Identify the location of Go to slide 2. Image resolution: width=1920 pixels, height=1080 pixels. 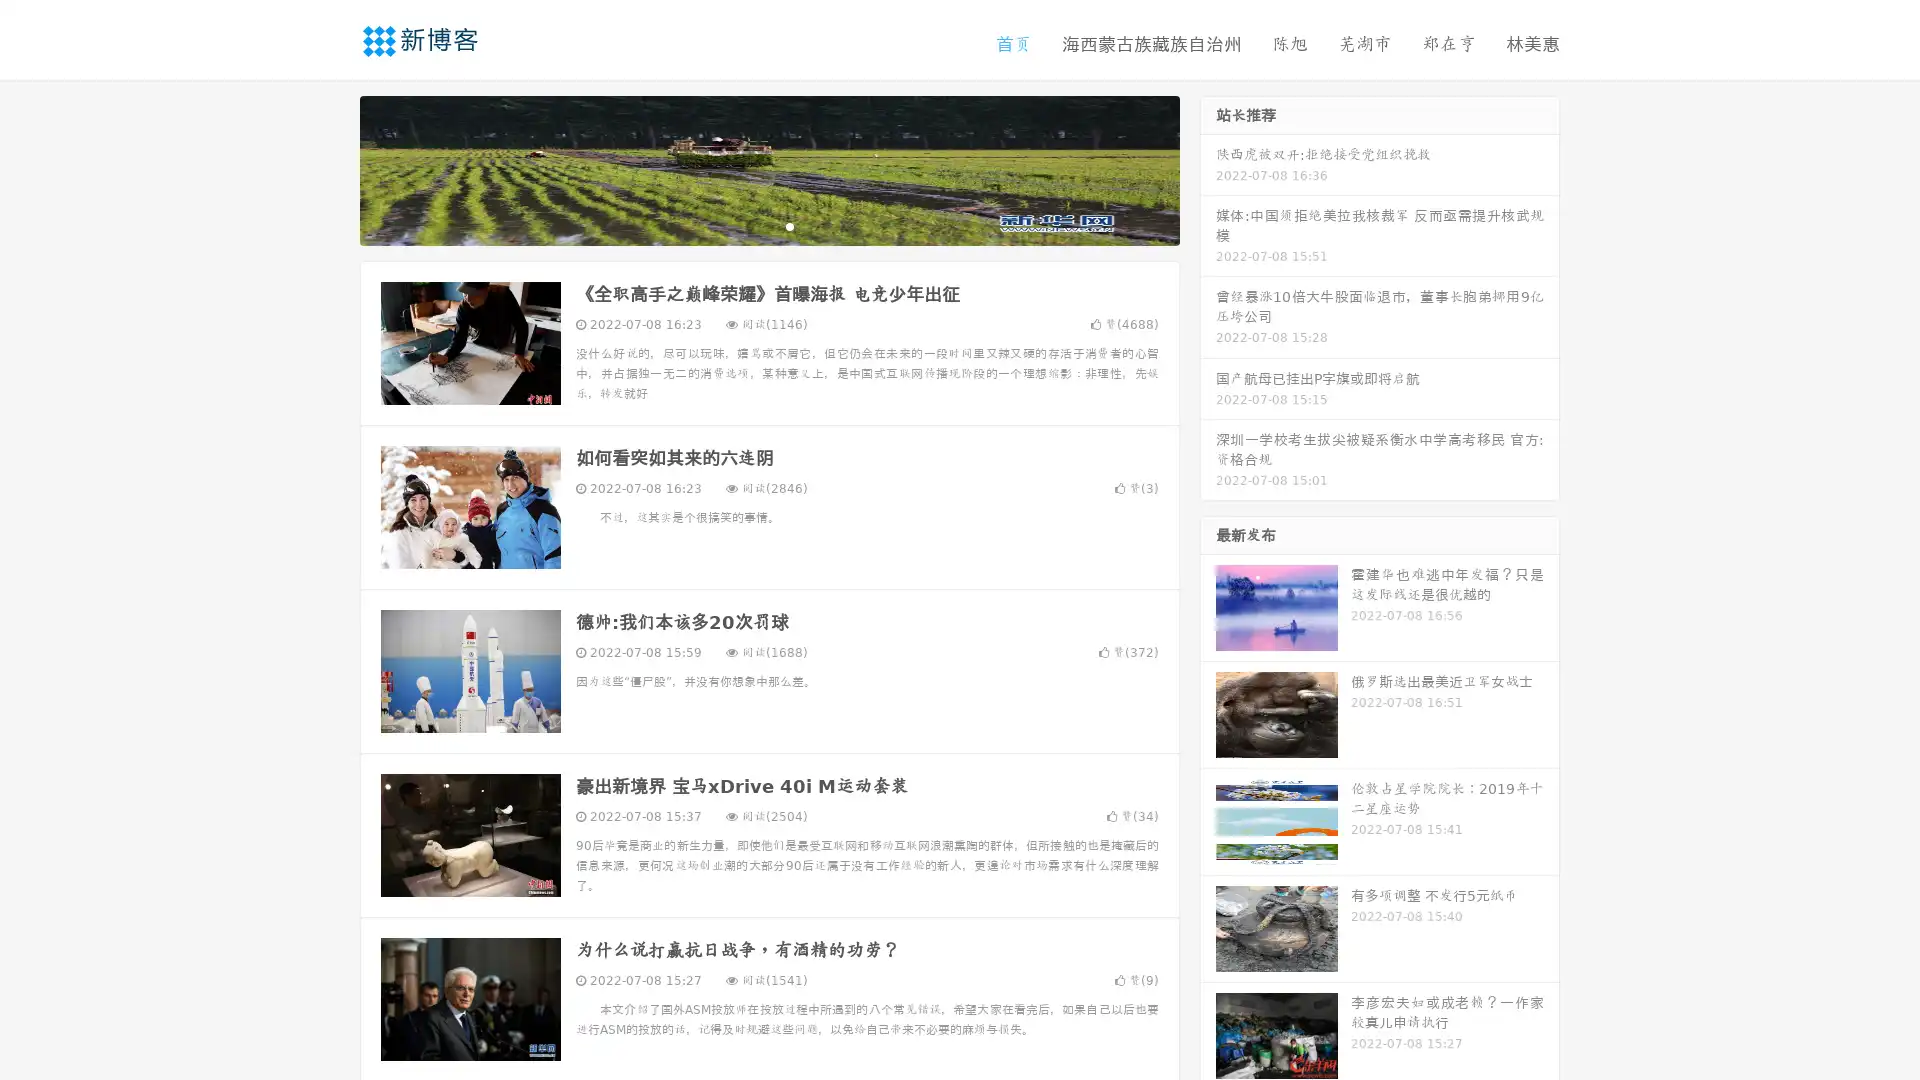
(768, 225).